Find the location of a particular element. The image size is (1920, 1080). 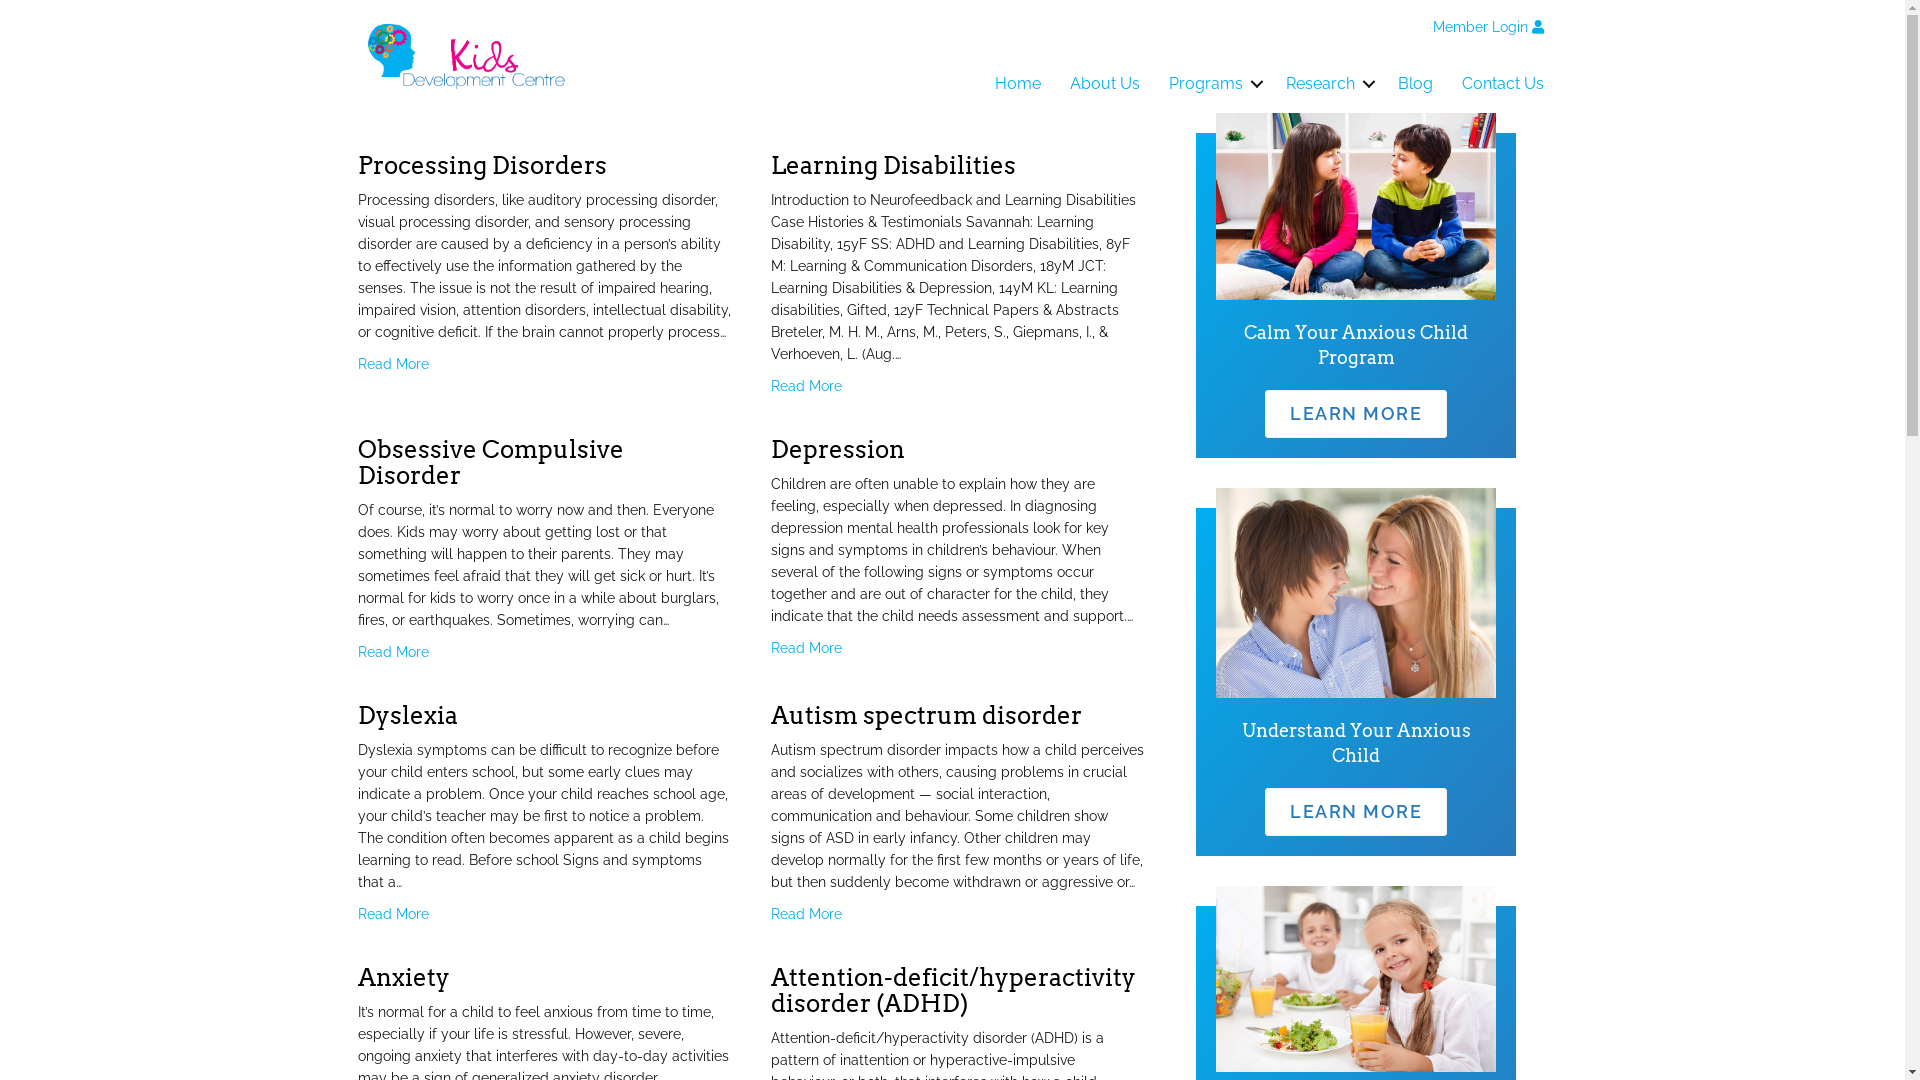

'Blog' is located at coordinates (1414, 83).